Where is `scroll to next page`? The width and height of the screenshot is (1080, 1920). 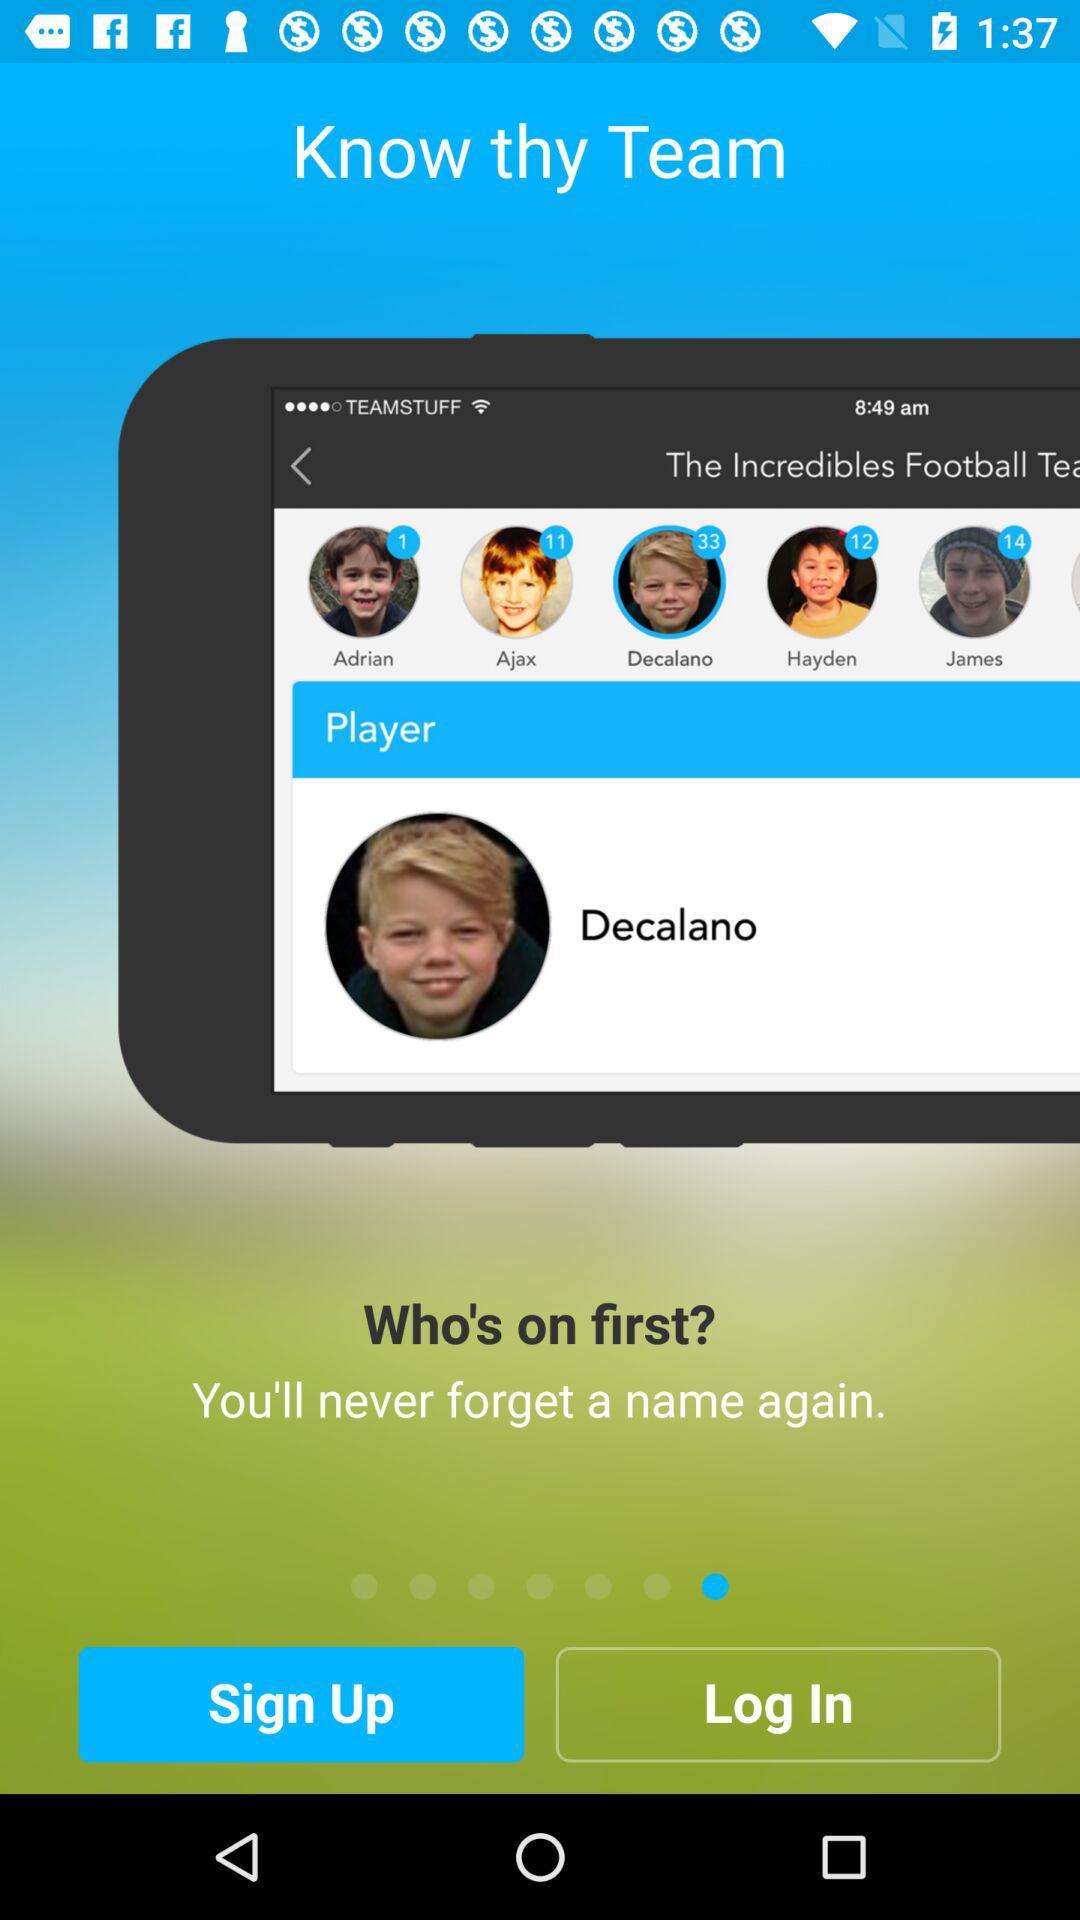
scroll to next page is located at coordinates (656, 1585).